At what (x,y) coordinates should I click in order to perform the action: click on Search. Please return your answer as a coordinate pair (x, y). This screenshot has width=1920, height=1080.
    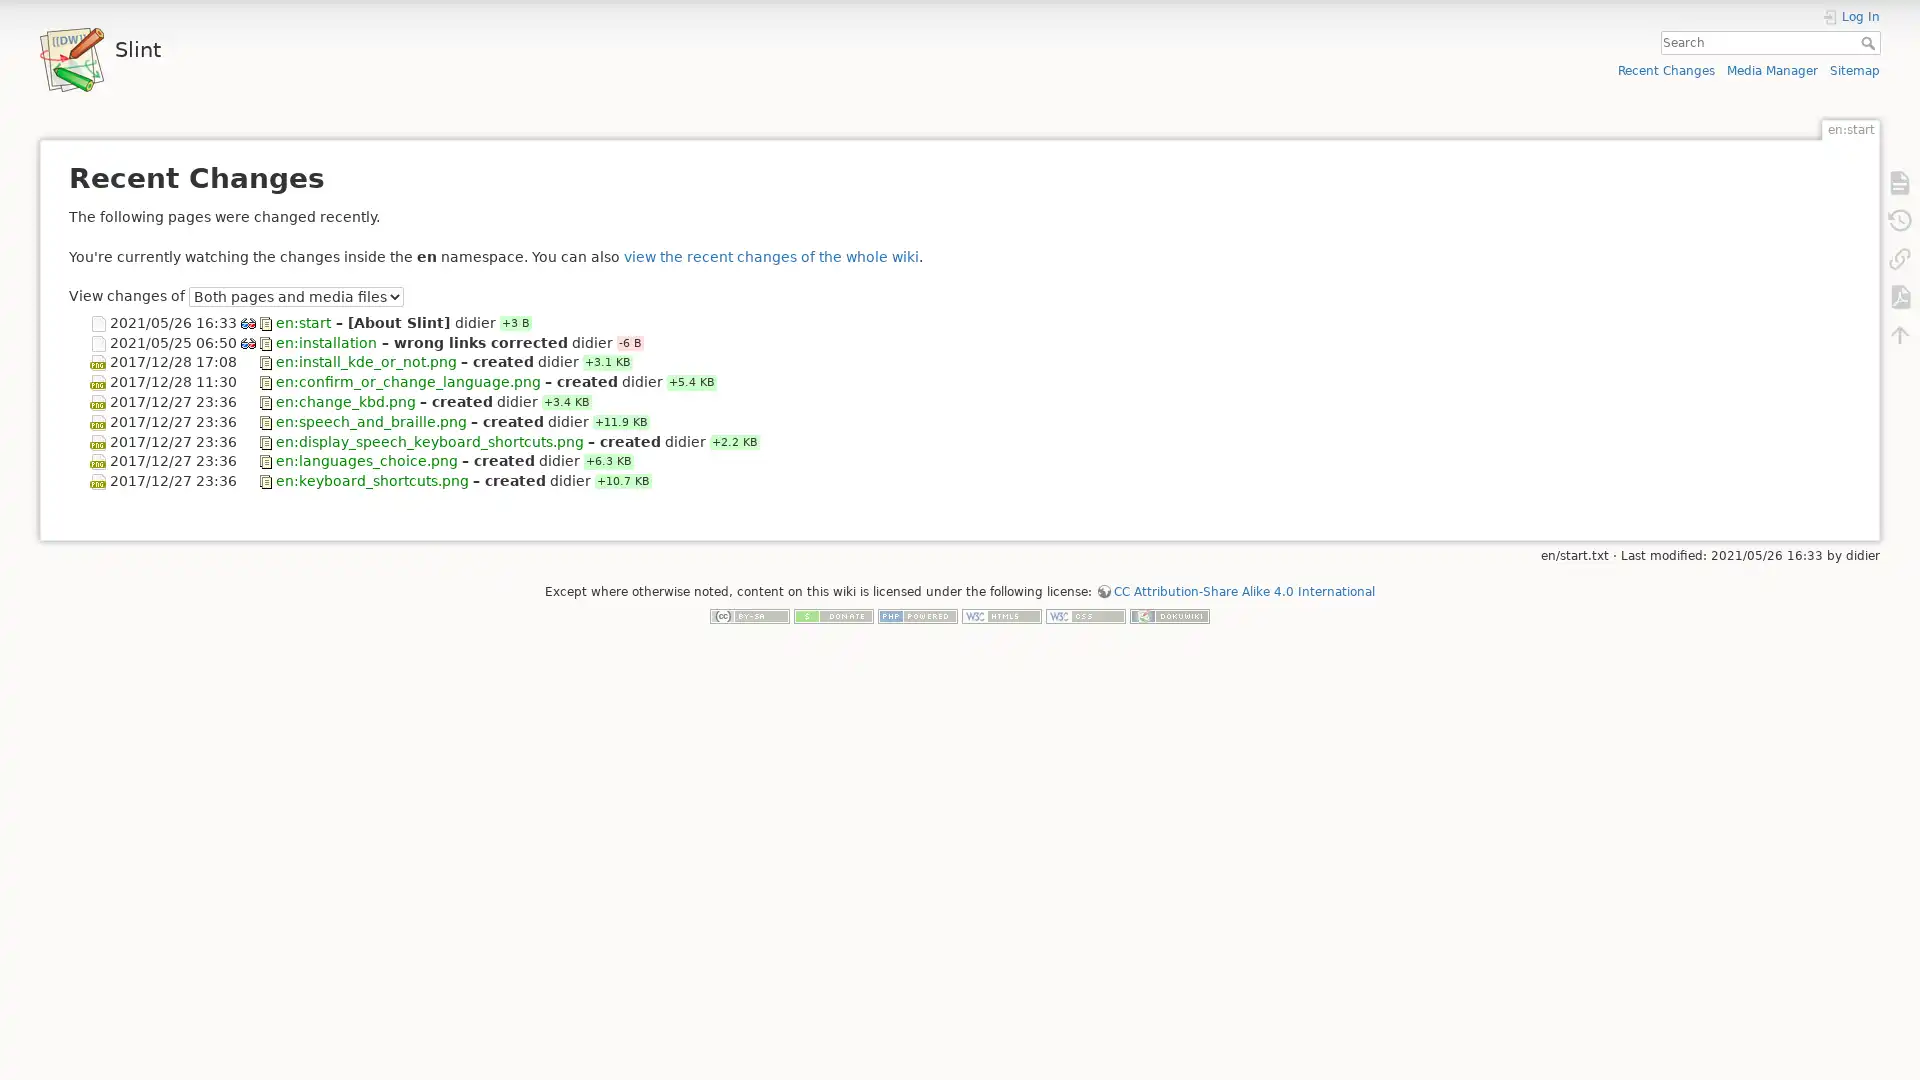
    Looking at the image, I should click on (1869, 42).